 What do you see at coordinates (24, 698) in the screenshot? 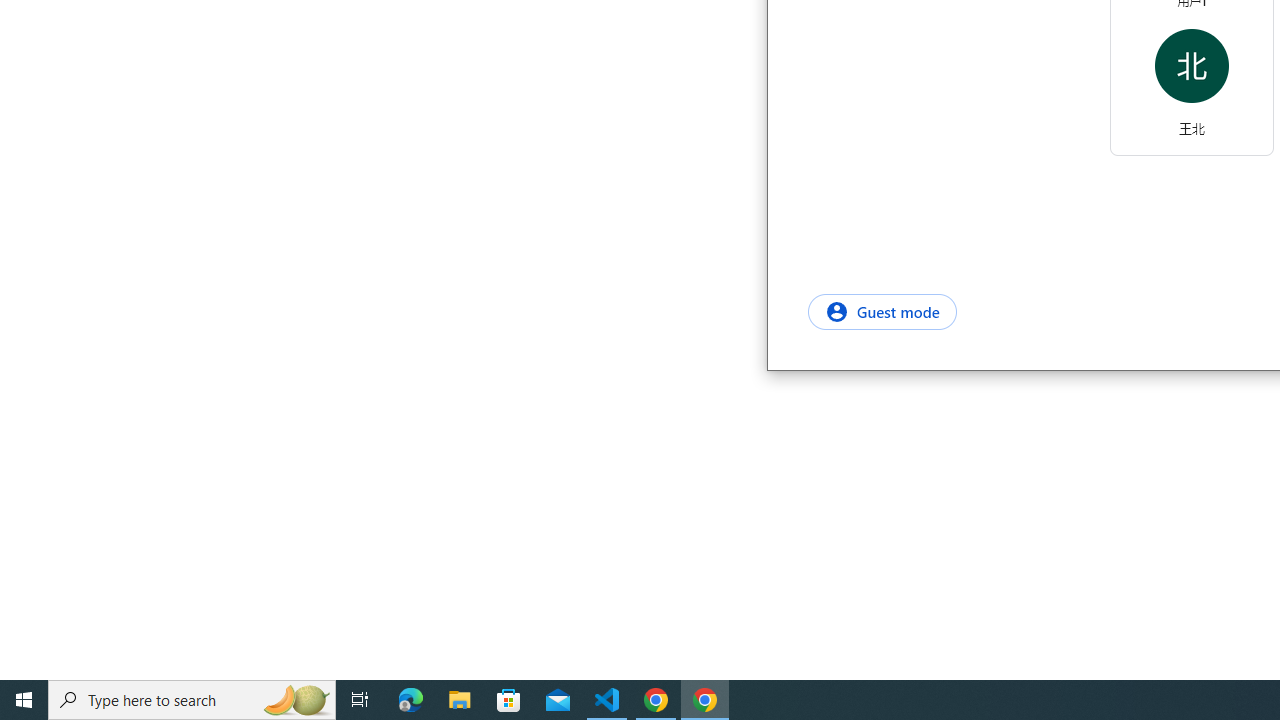
I see `'Start'` at bounding box center [24, 698].